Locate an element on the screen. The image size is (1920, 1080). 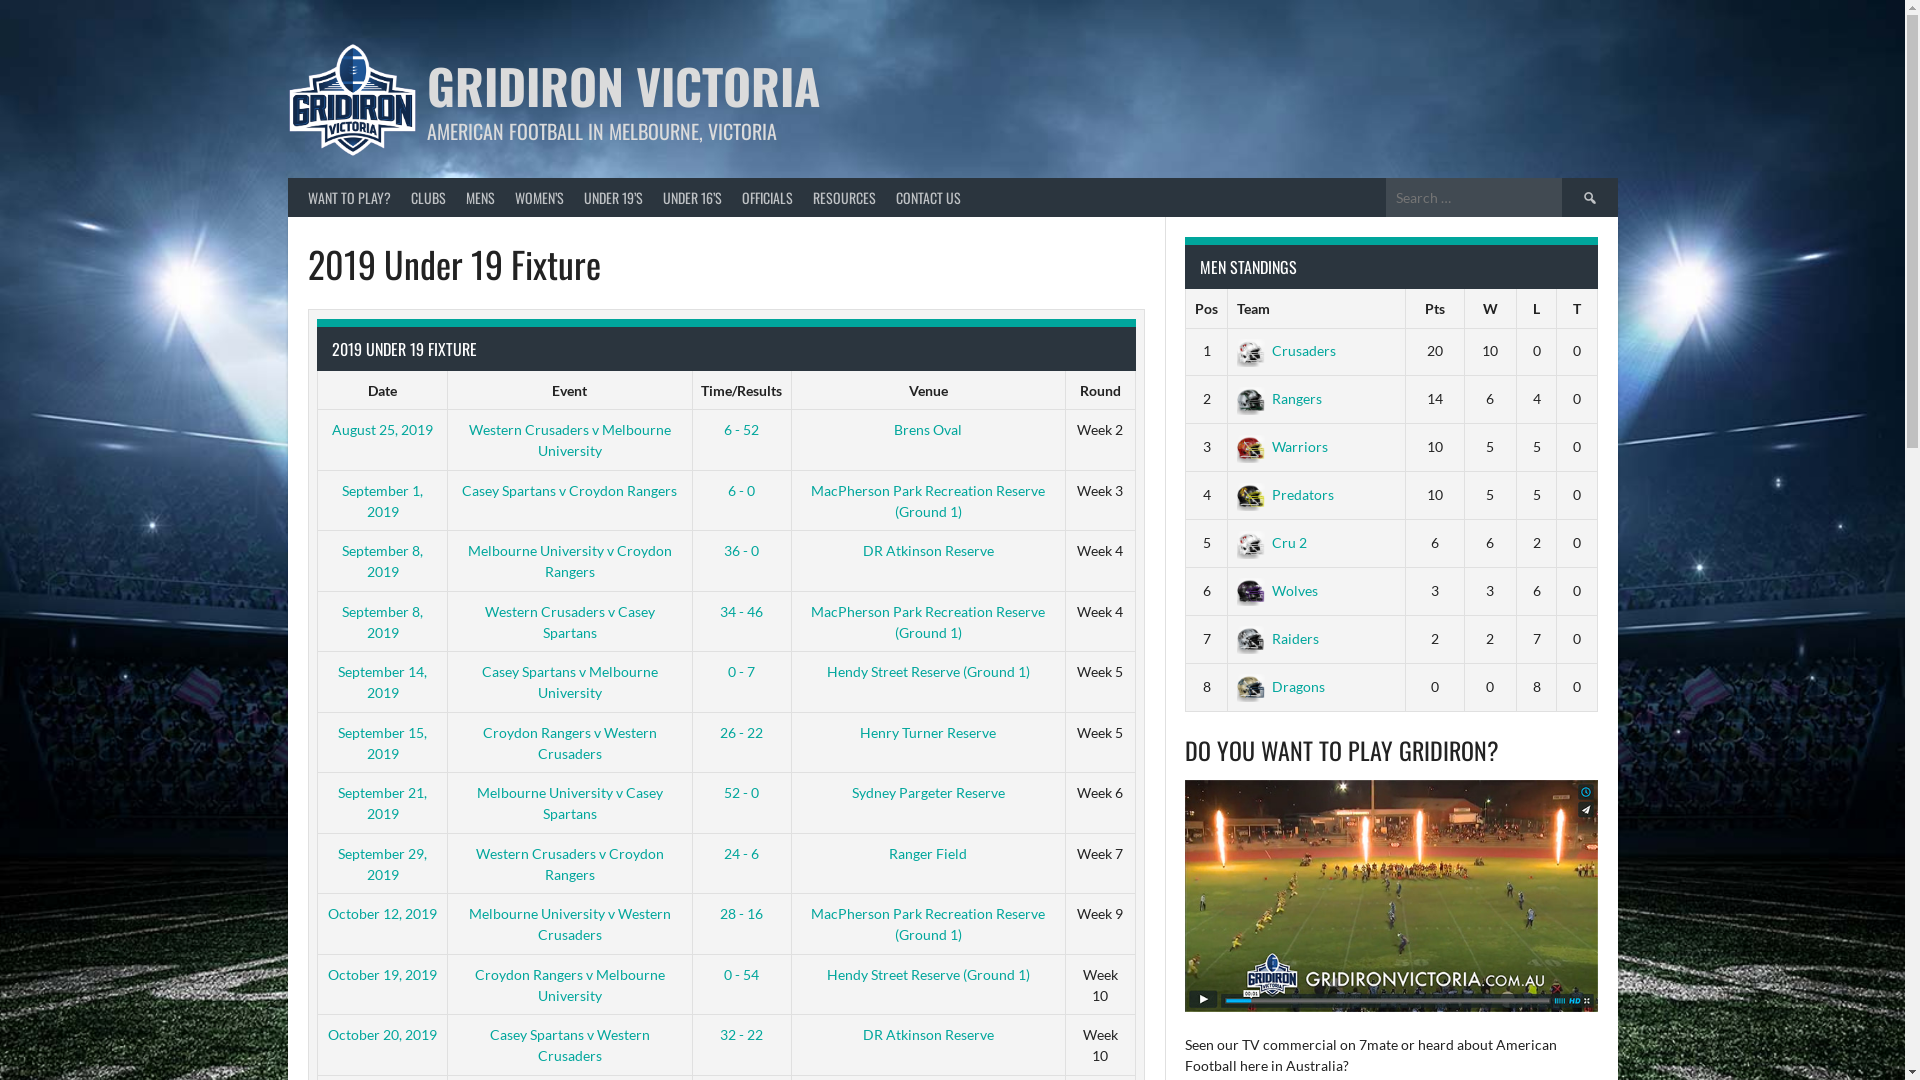
'Henry Turner Reserve' is located at coordinates (926, 732).